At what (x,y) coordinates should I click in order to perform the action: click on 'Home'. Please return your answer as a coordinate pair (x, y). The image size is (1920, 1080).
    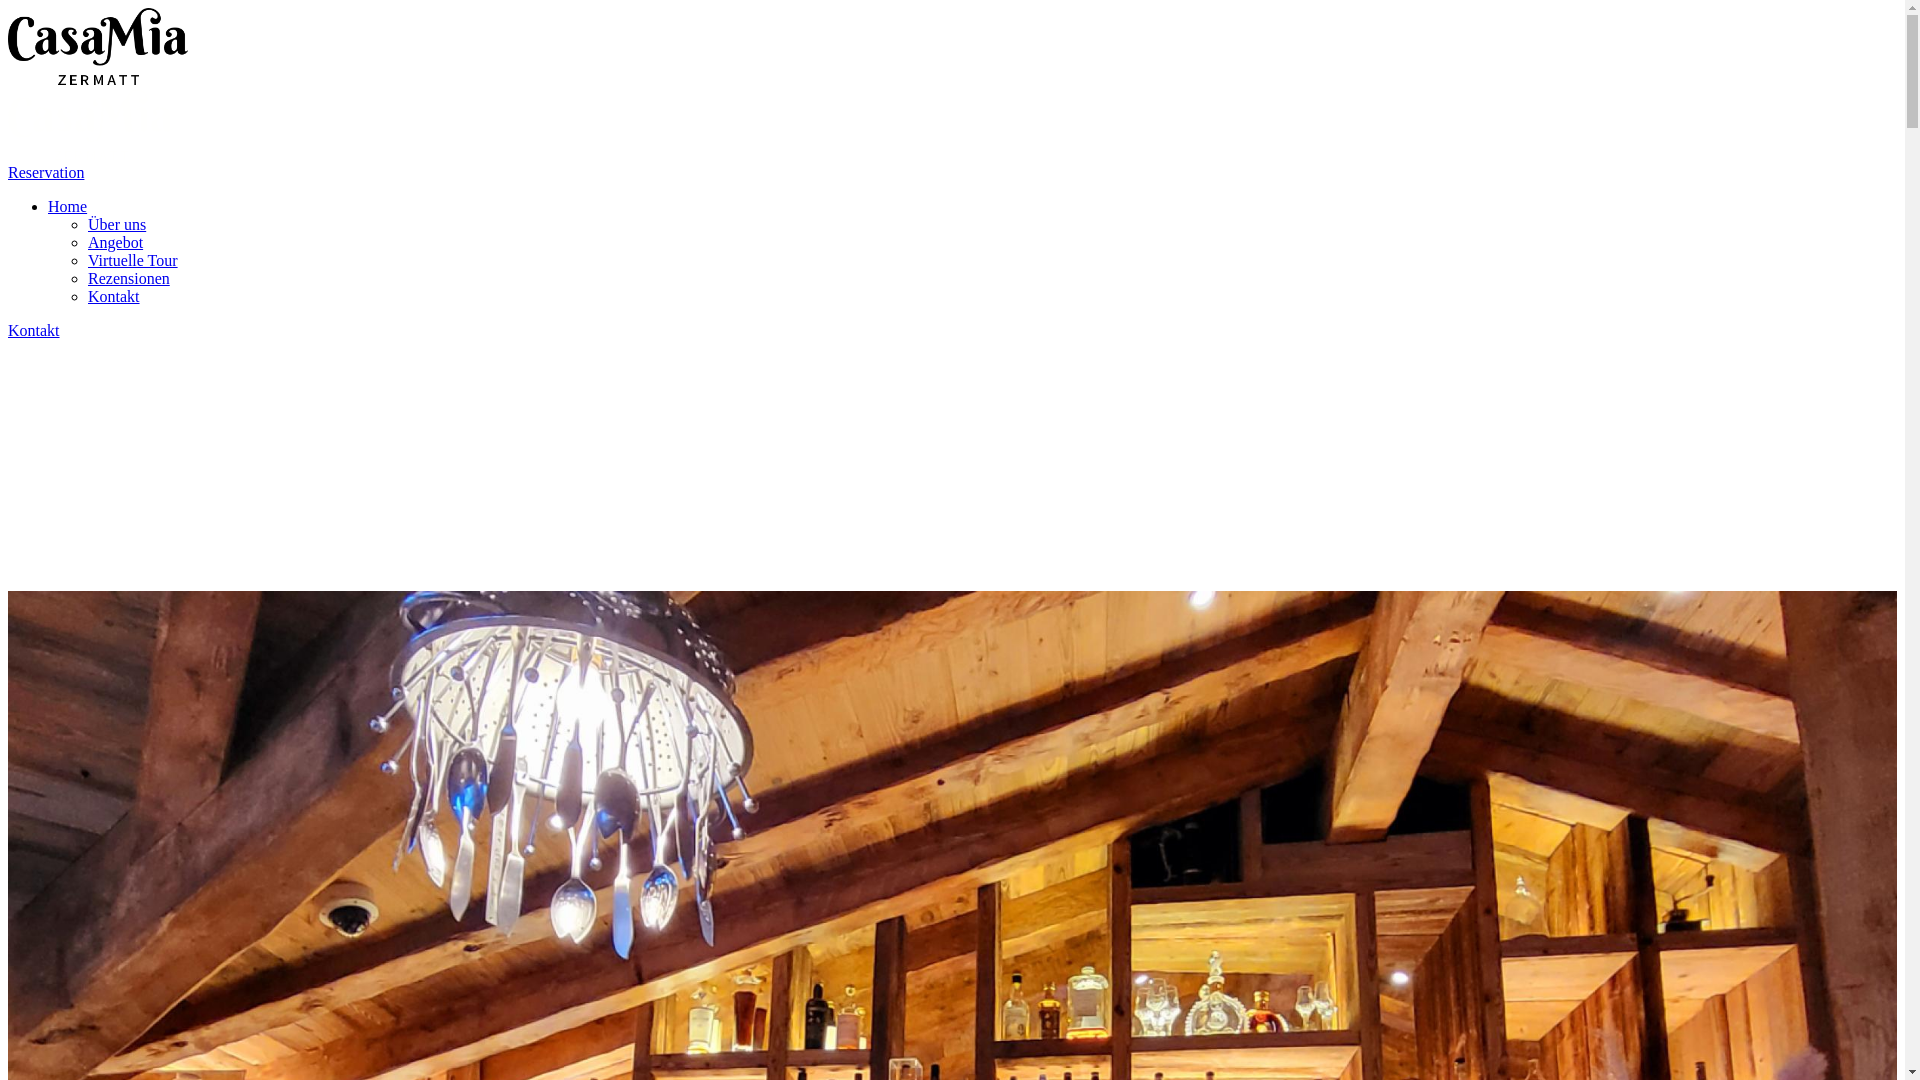
    Looking at the image, I should click on (67, 206).